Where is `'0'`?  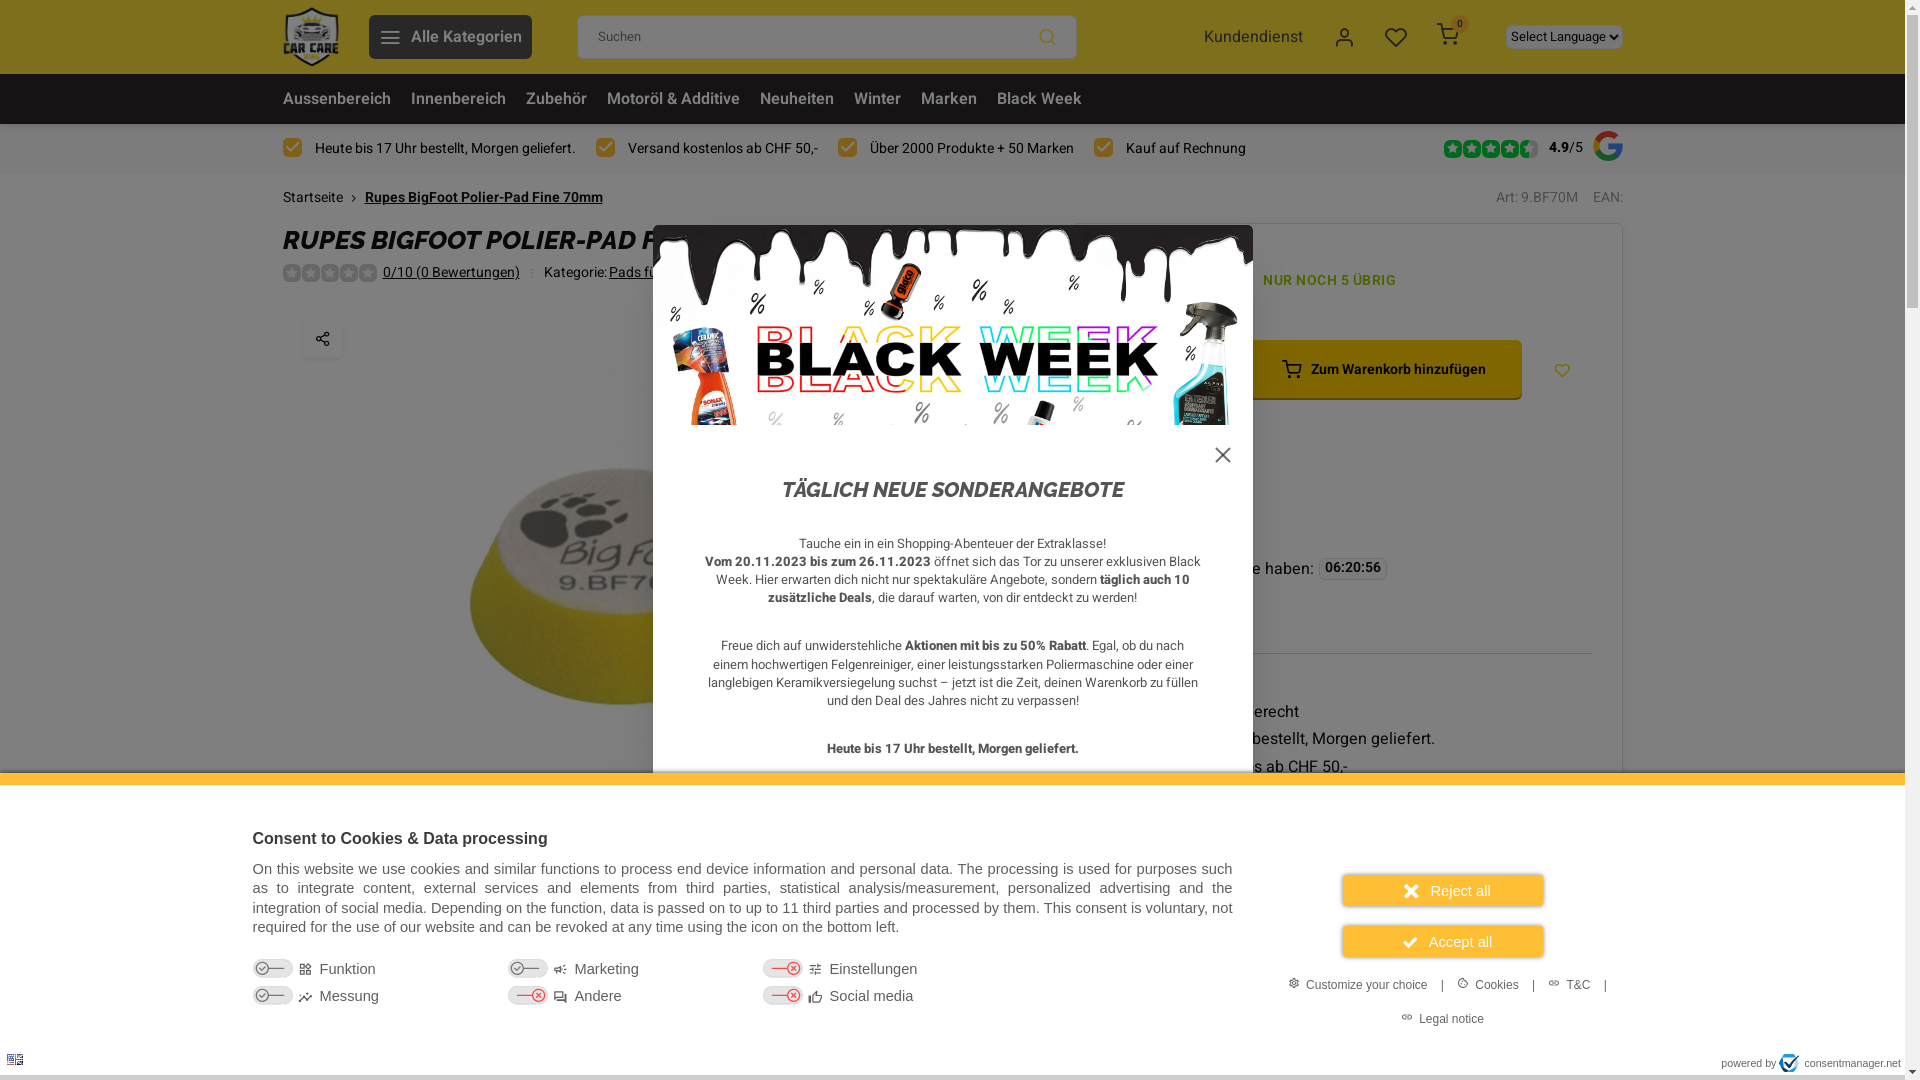 '0' is located at coordinates (1448, 37).